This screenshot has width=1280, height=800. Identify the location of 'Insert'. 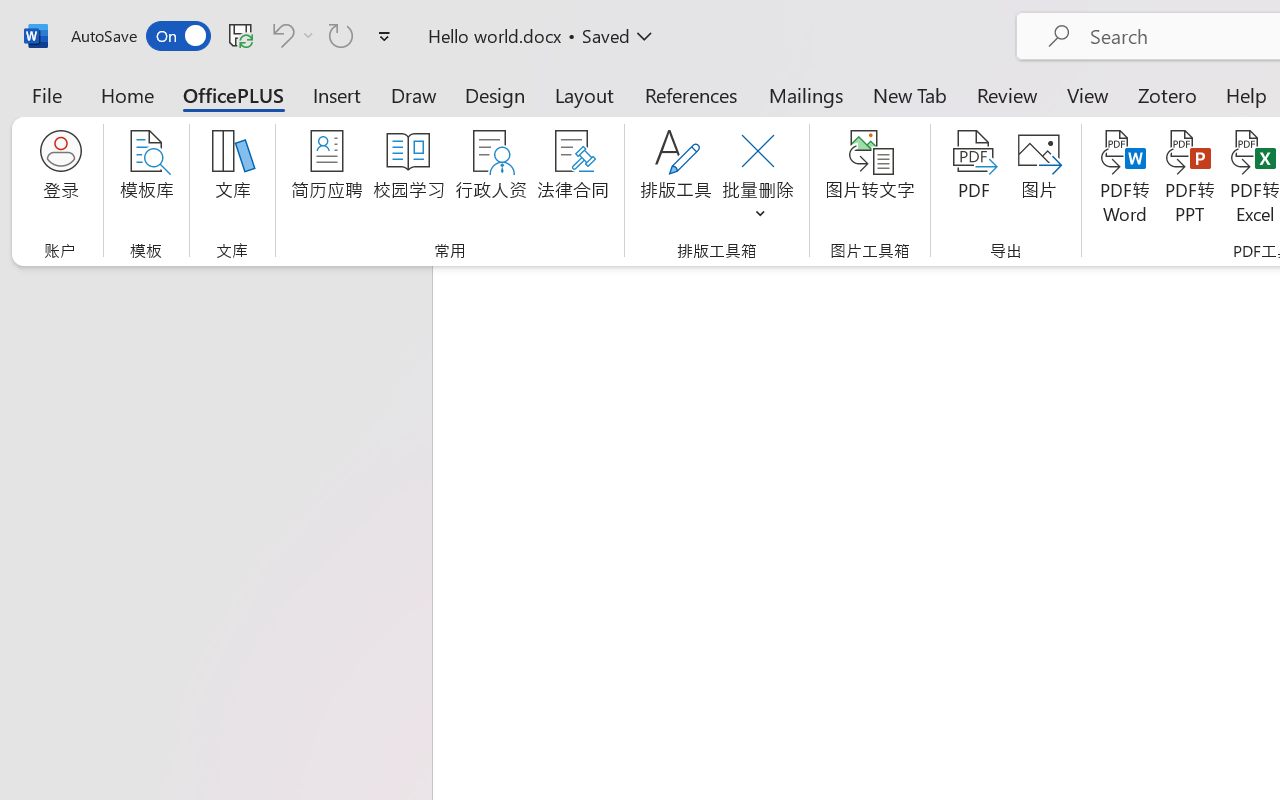
(337, 94).